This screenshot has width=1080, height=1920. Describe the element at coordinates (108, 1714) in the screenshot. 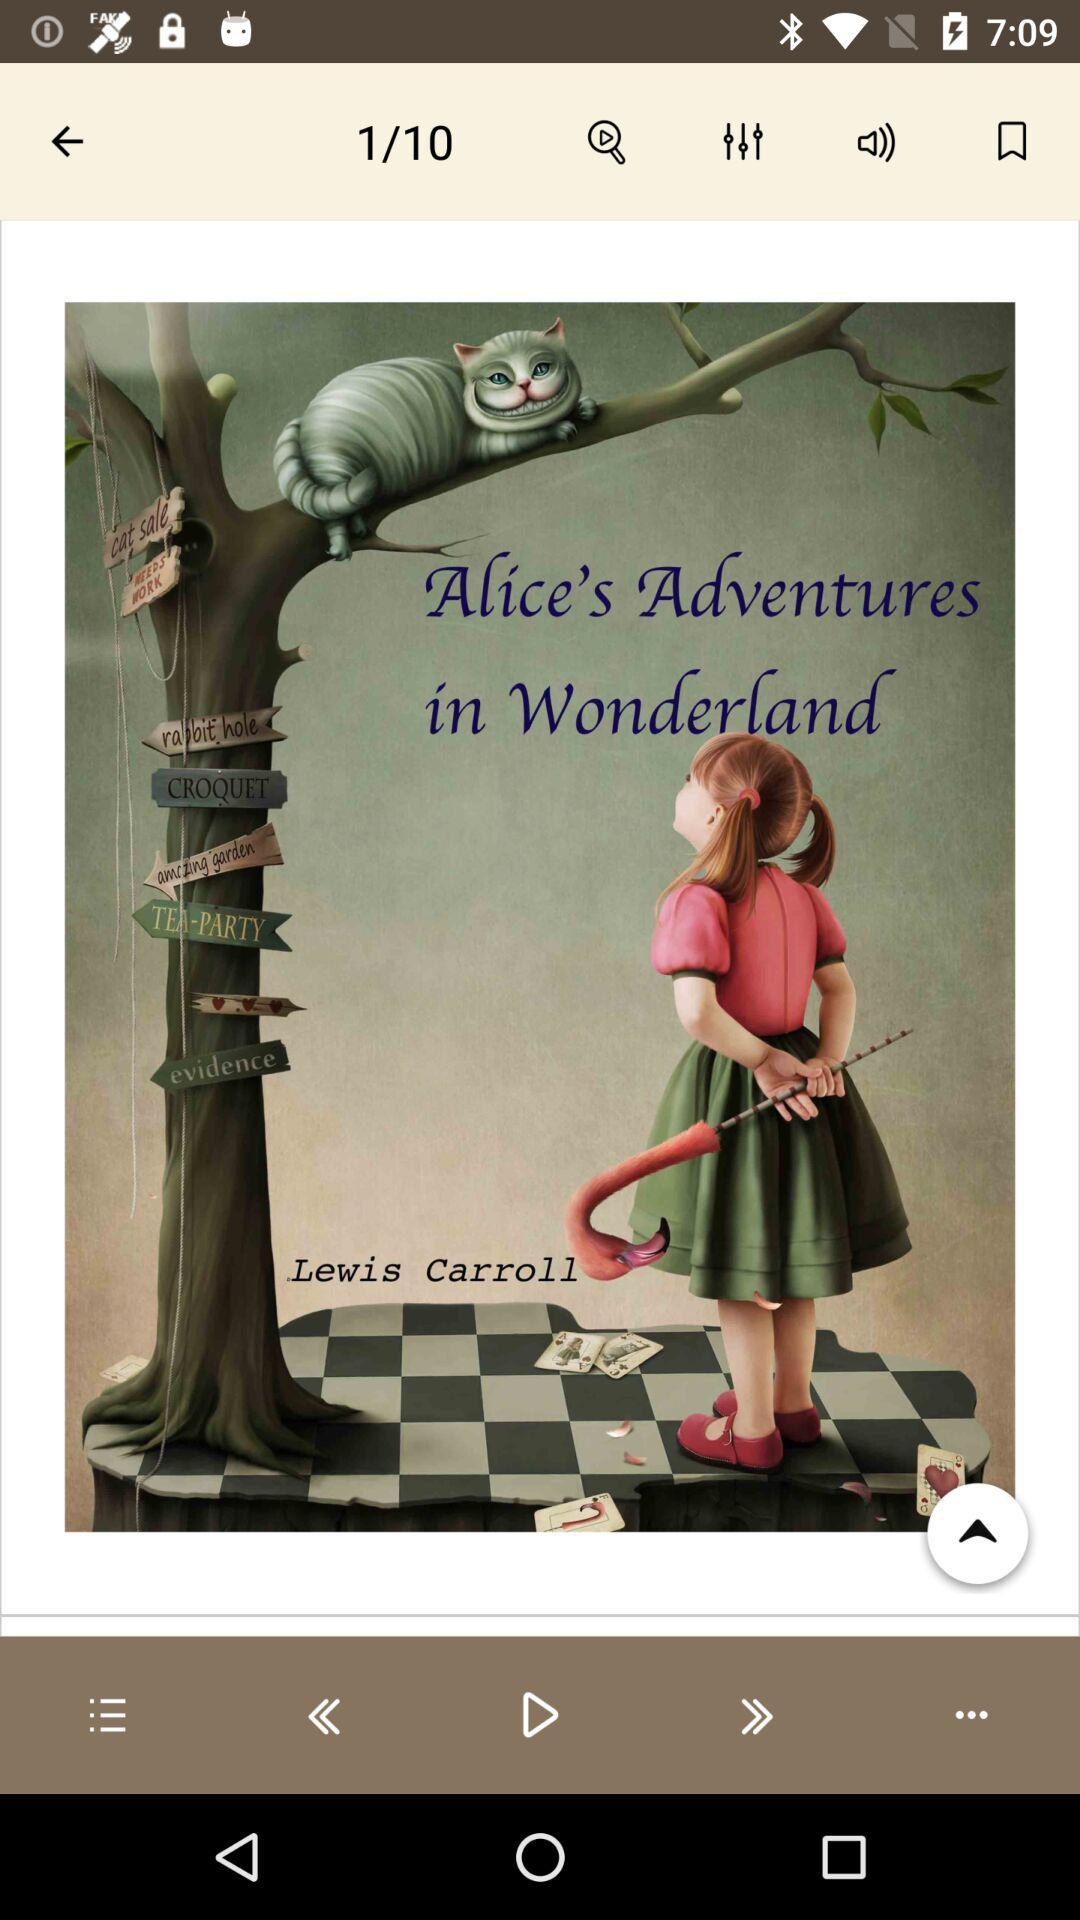

I see `open menu` at that location.